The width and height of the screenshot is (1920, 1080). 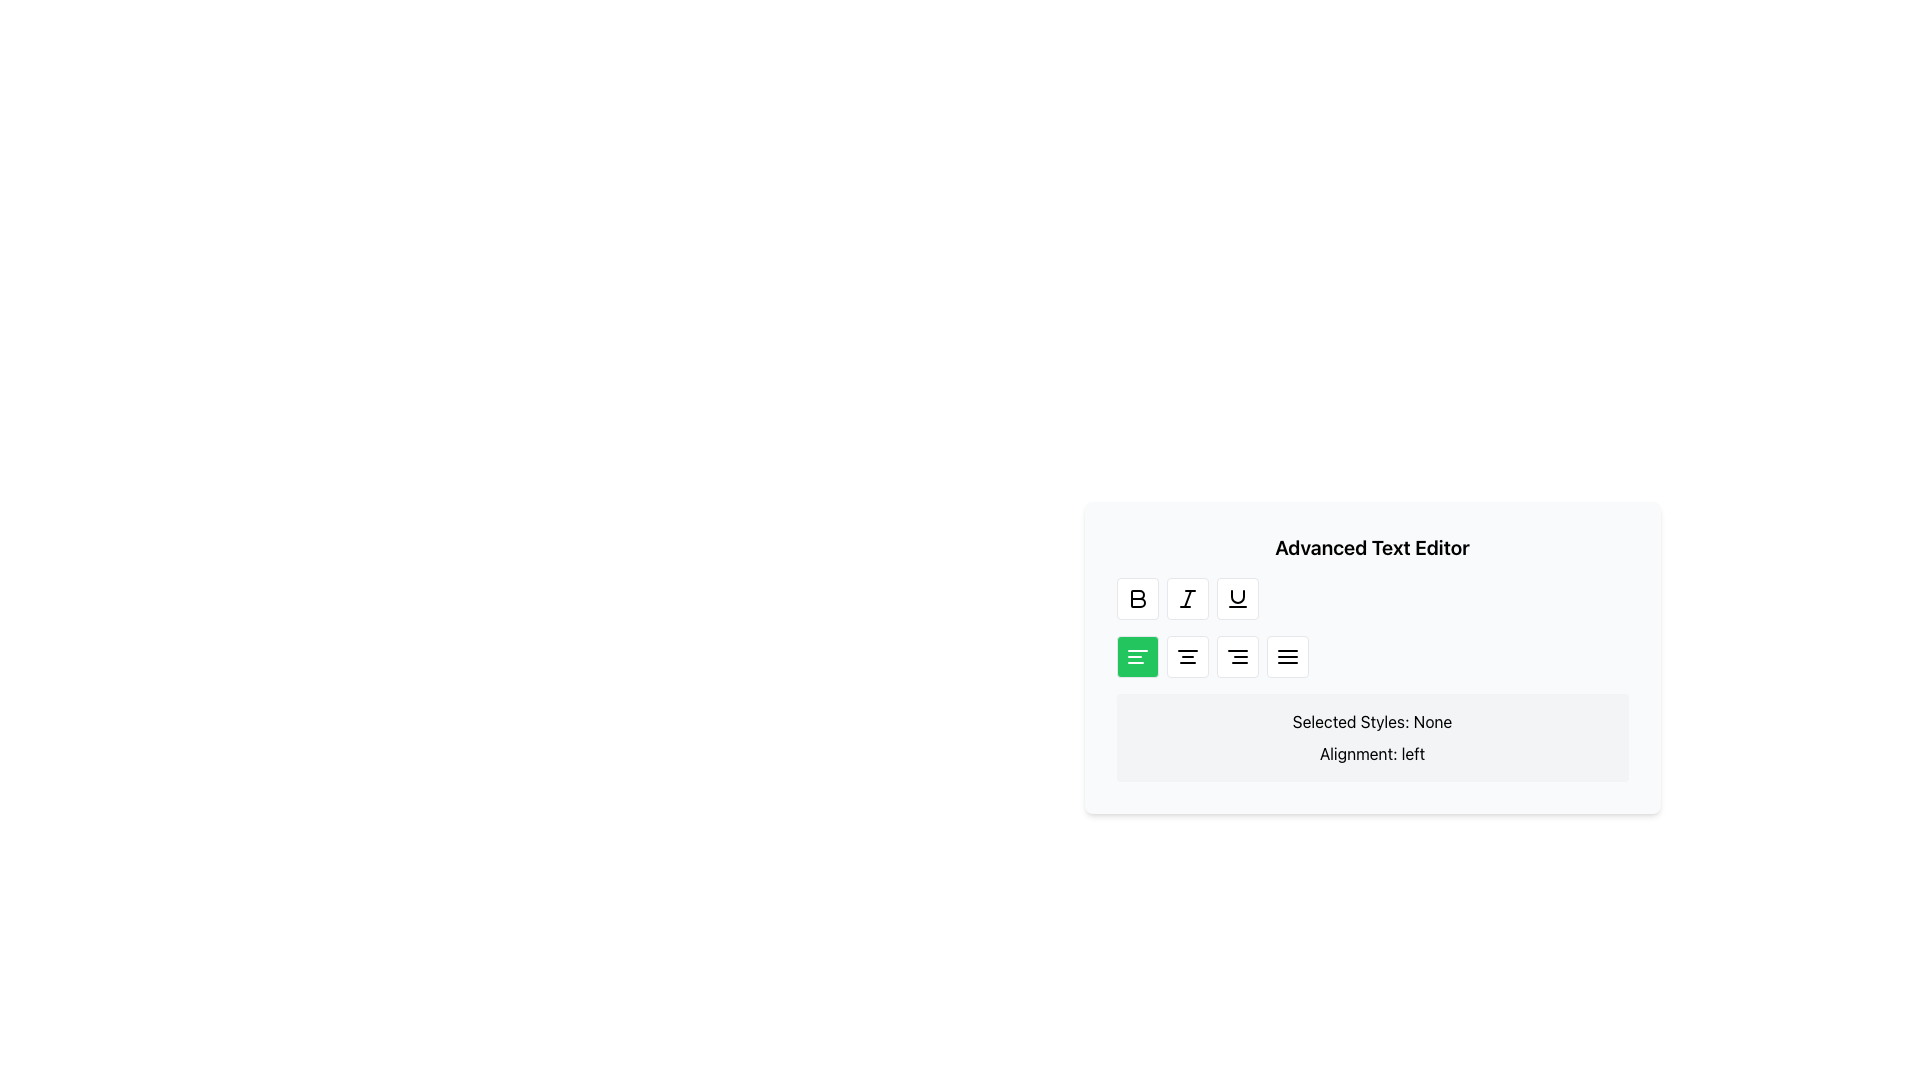 I want to click on the bold formatting button in the toolbar below the 'Advanced Text Editor' header, so click(x=1137, y=597).